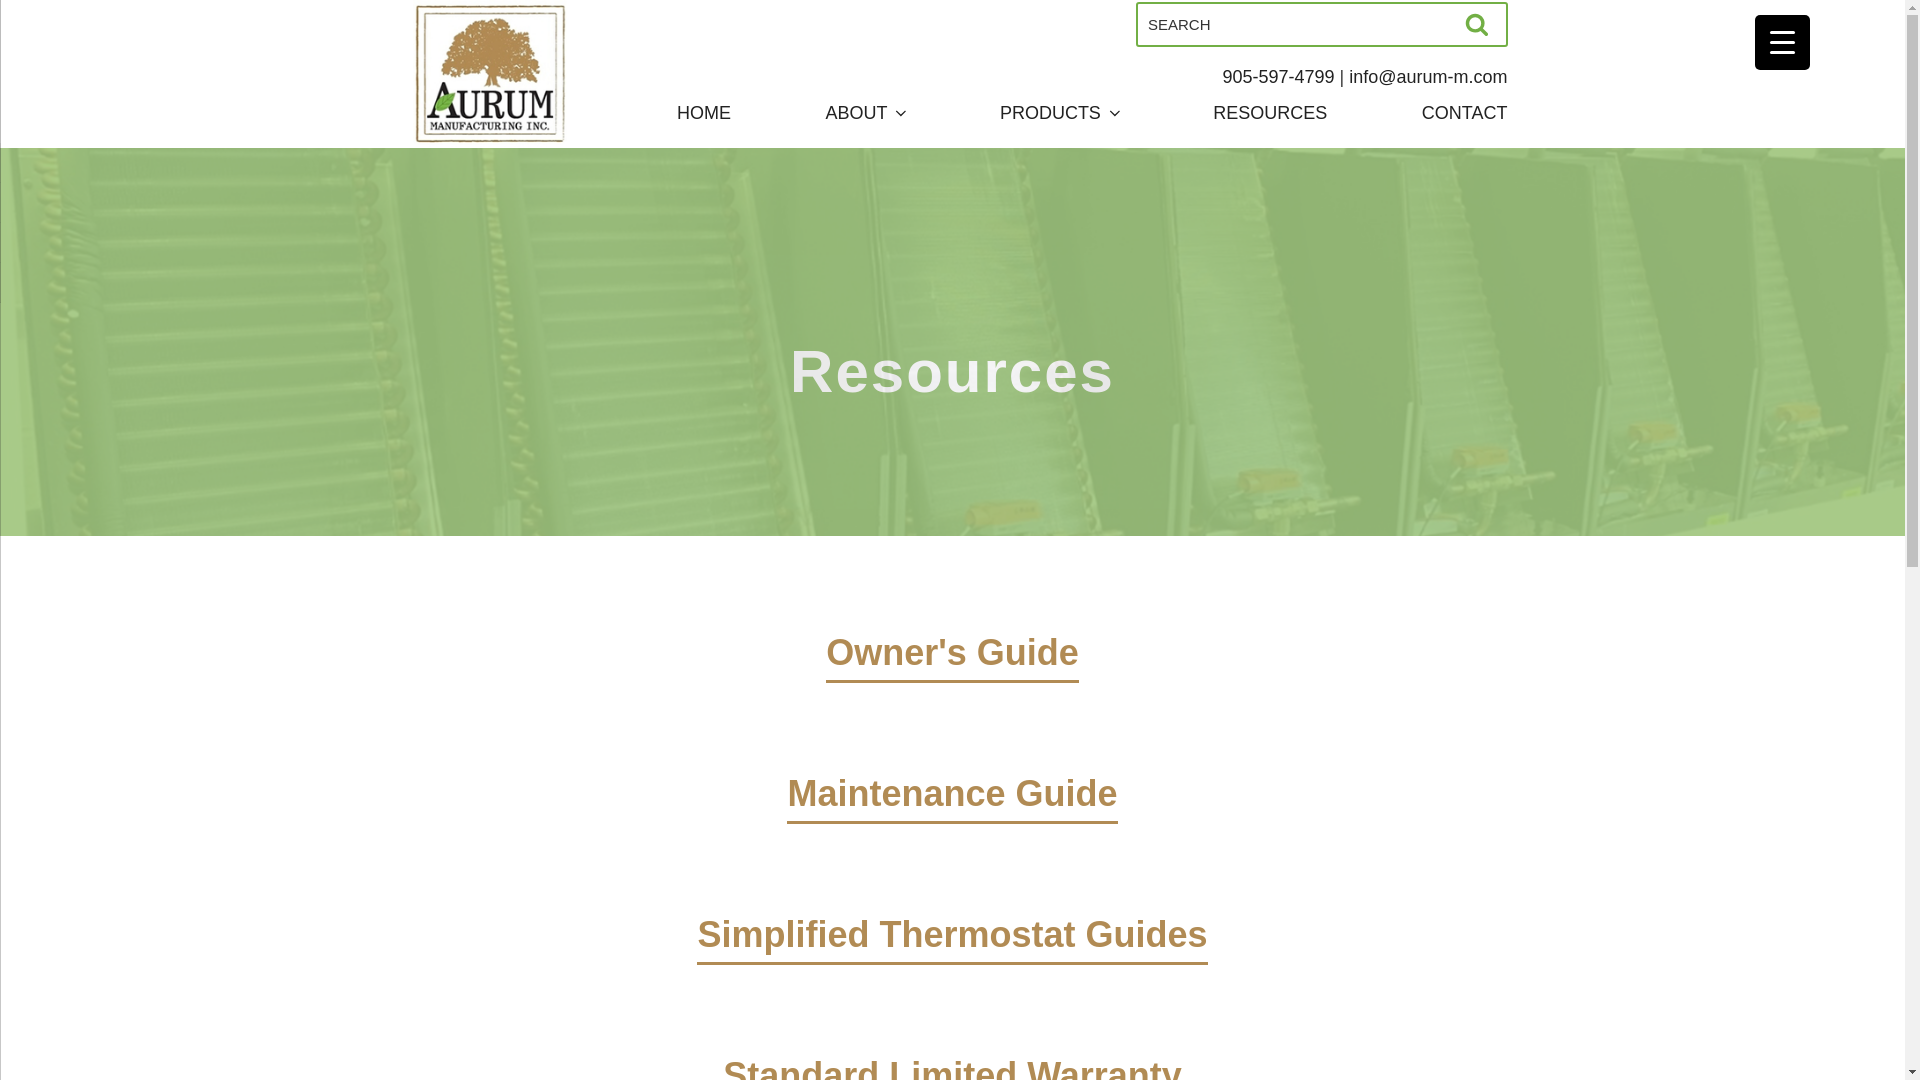 The image size is (1920, 1080). Describe the element at coordinates (704, 113) in the screenshot. I see `'HOME'` at that location.